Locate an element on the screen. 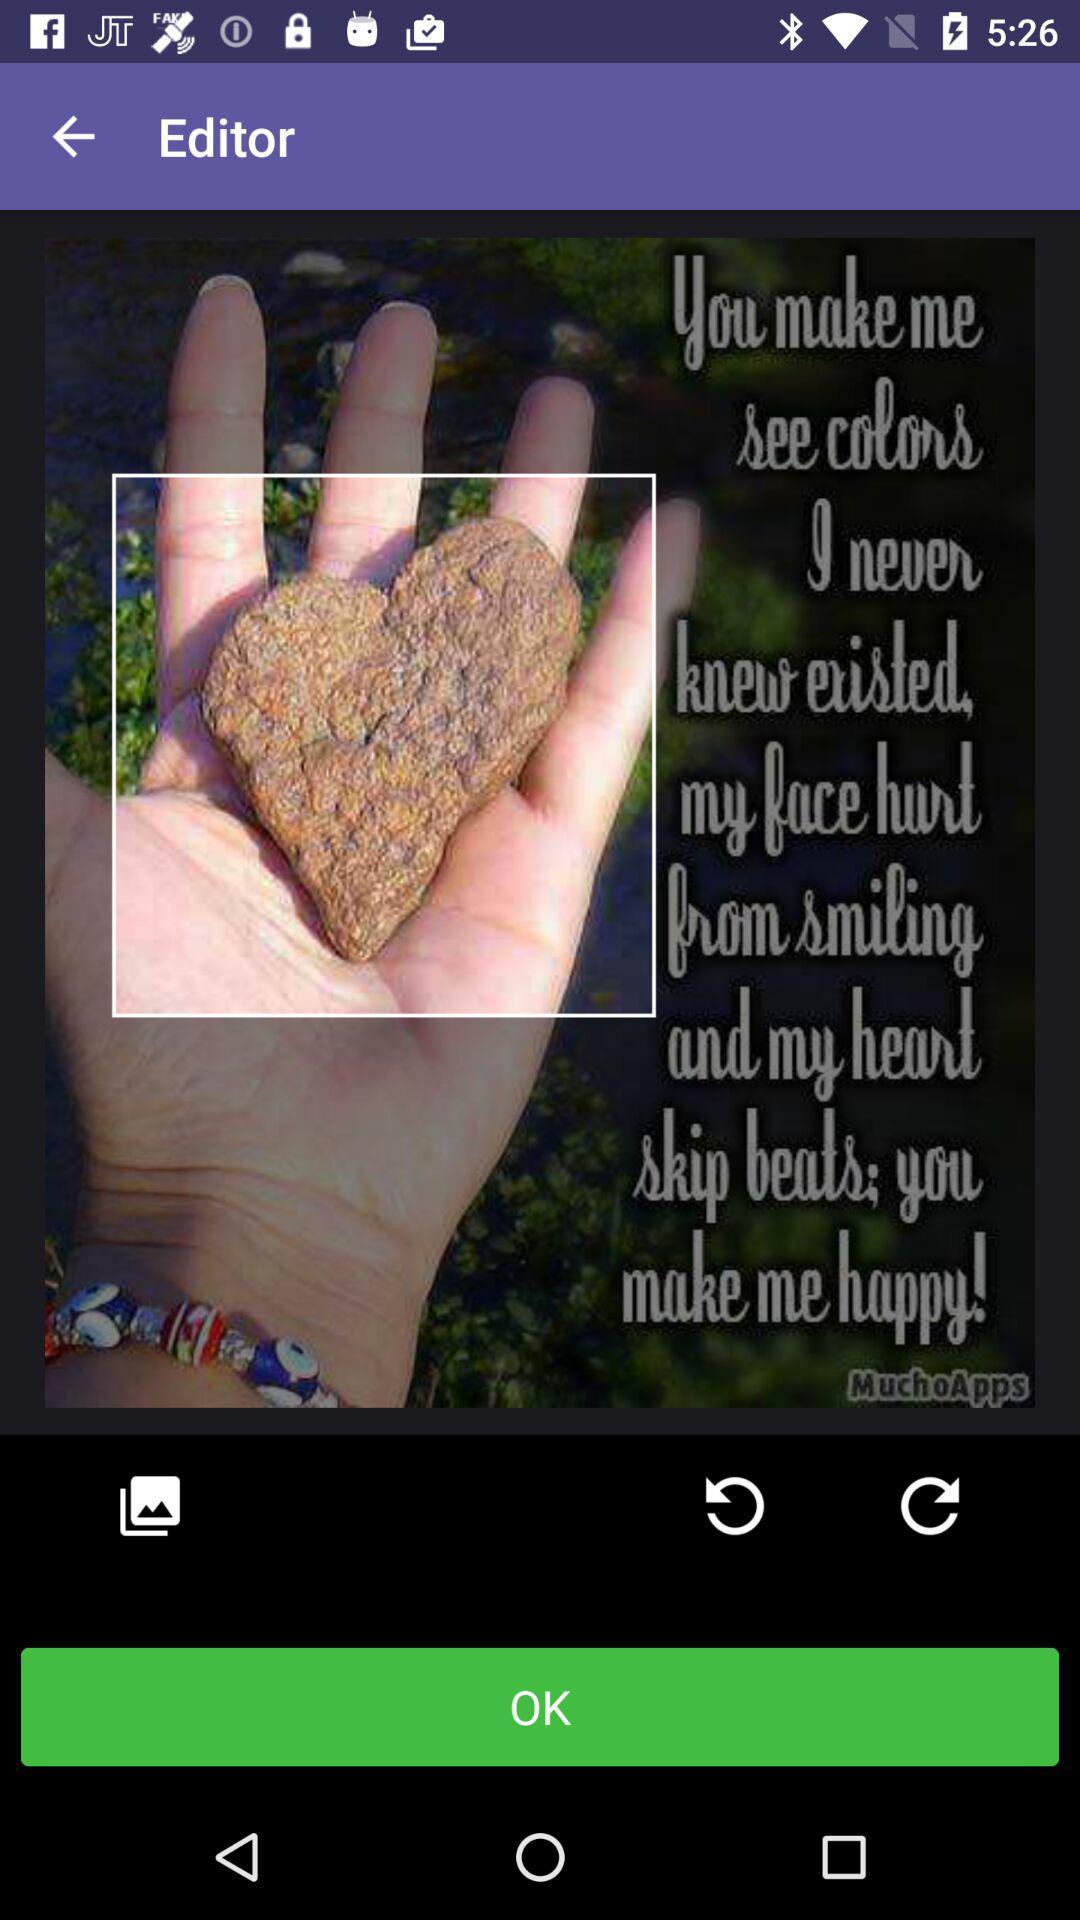 Image resolution: width=1080 pixels, height=1920 pixels. the item above ok icon is located at coordinates (149, 1506).